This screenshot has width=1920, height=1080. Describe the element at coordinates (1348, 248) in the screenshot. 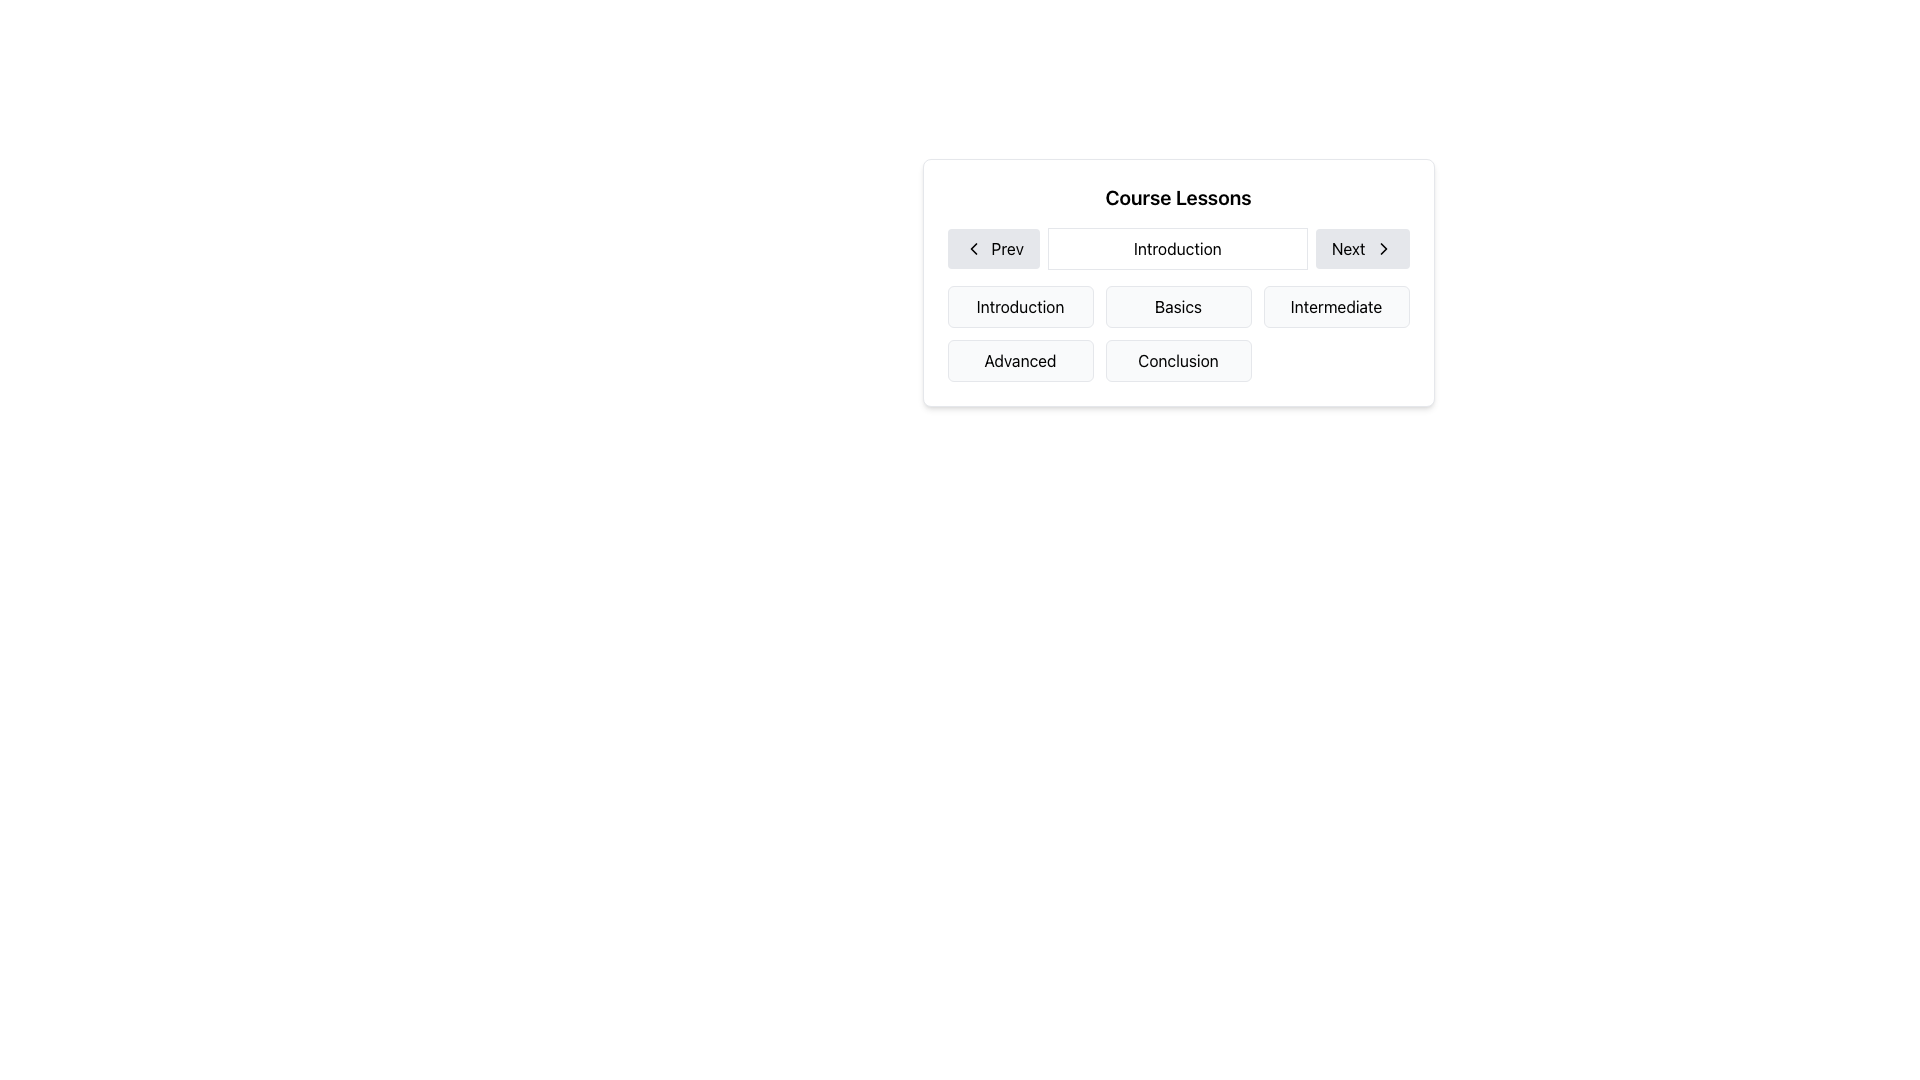

I see `the text label that reads 'Next', which is part of a button with a light gray background and rounded corners, located near the top-right corner of the content box labeled 'Course Lessons'` at that location.